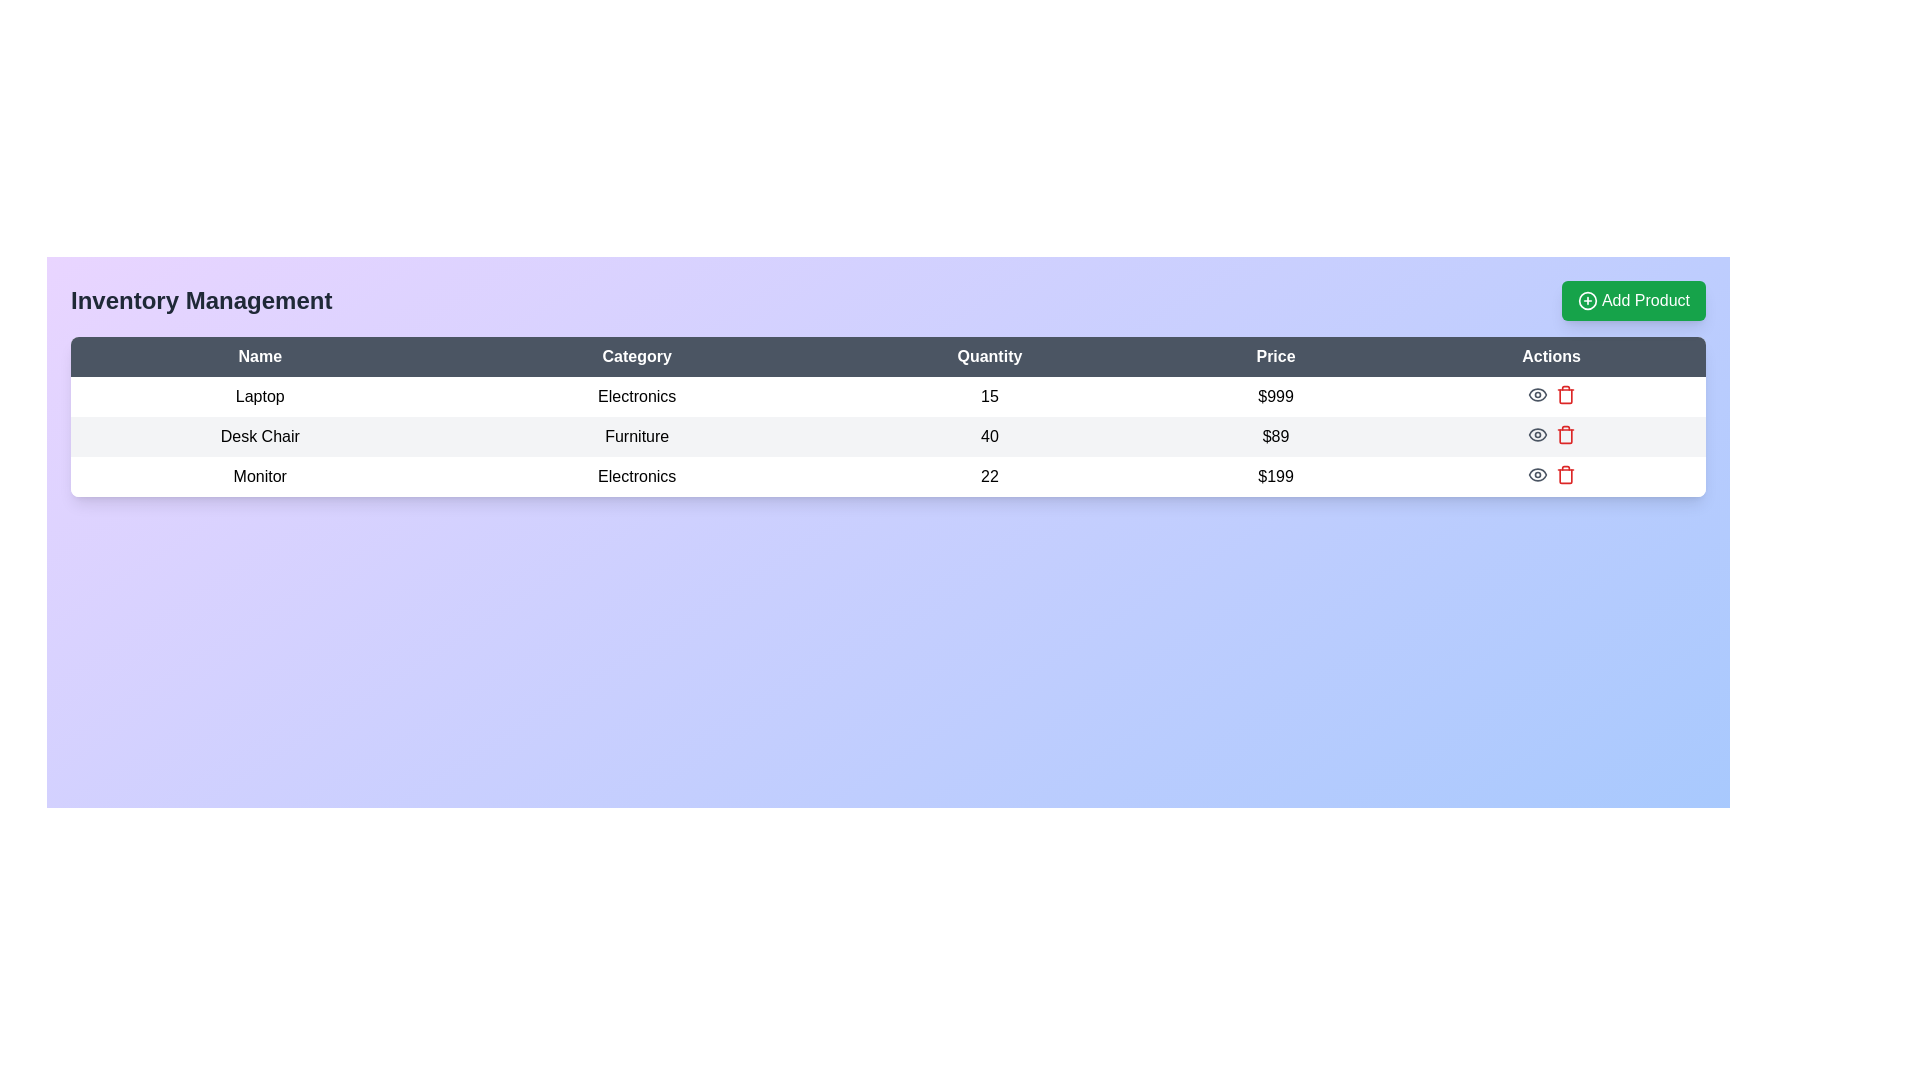 This screenshot has height=1080, width=1920. What do you see at coordinates (989, 477) in the screenshot?
I see `the text label displaying the number '22' in the 'Quantity' column of the last row in the table that corresponds to the 'Monitor' item` at bounding box center [989, 477].